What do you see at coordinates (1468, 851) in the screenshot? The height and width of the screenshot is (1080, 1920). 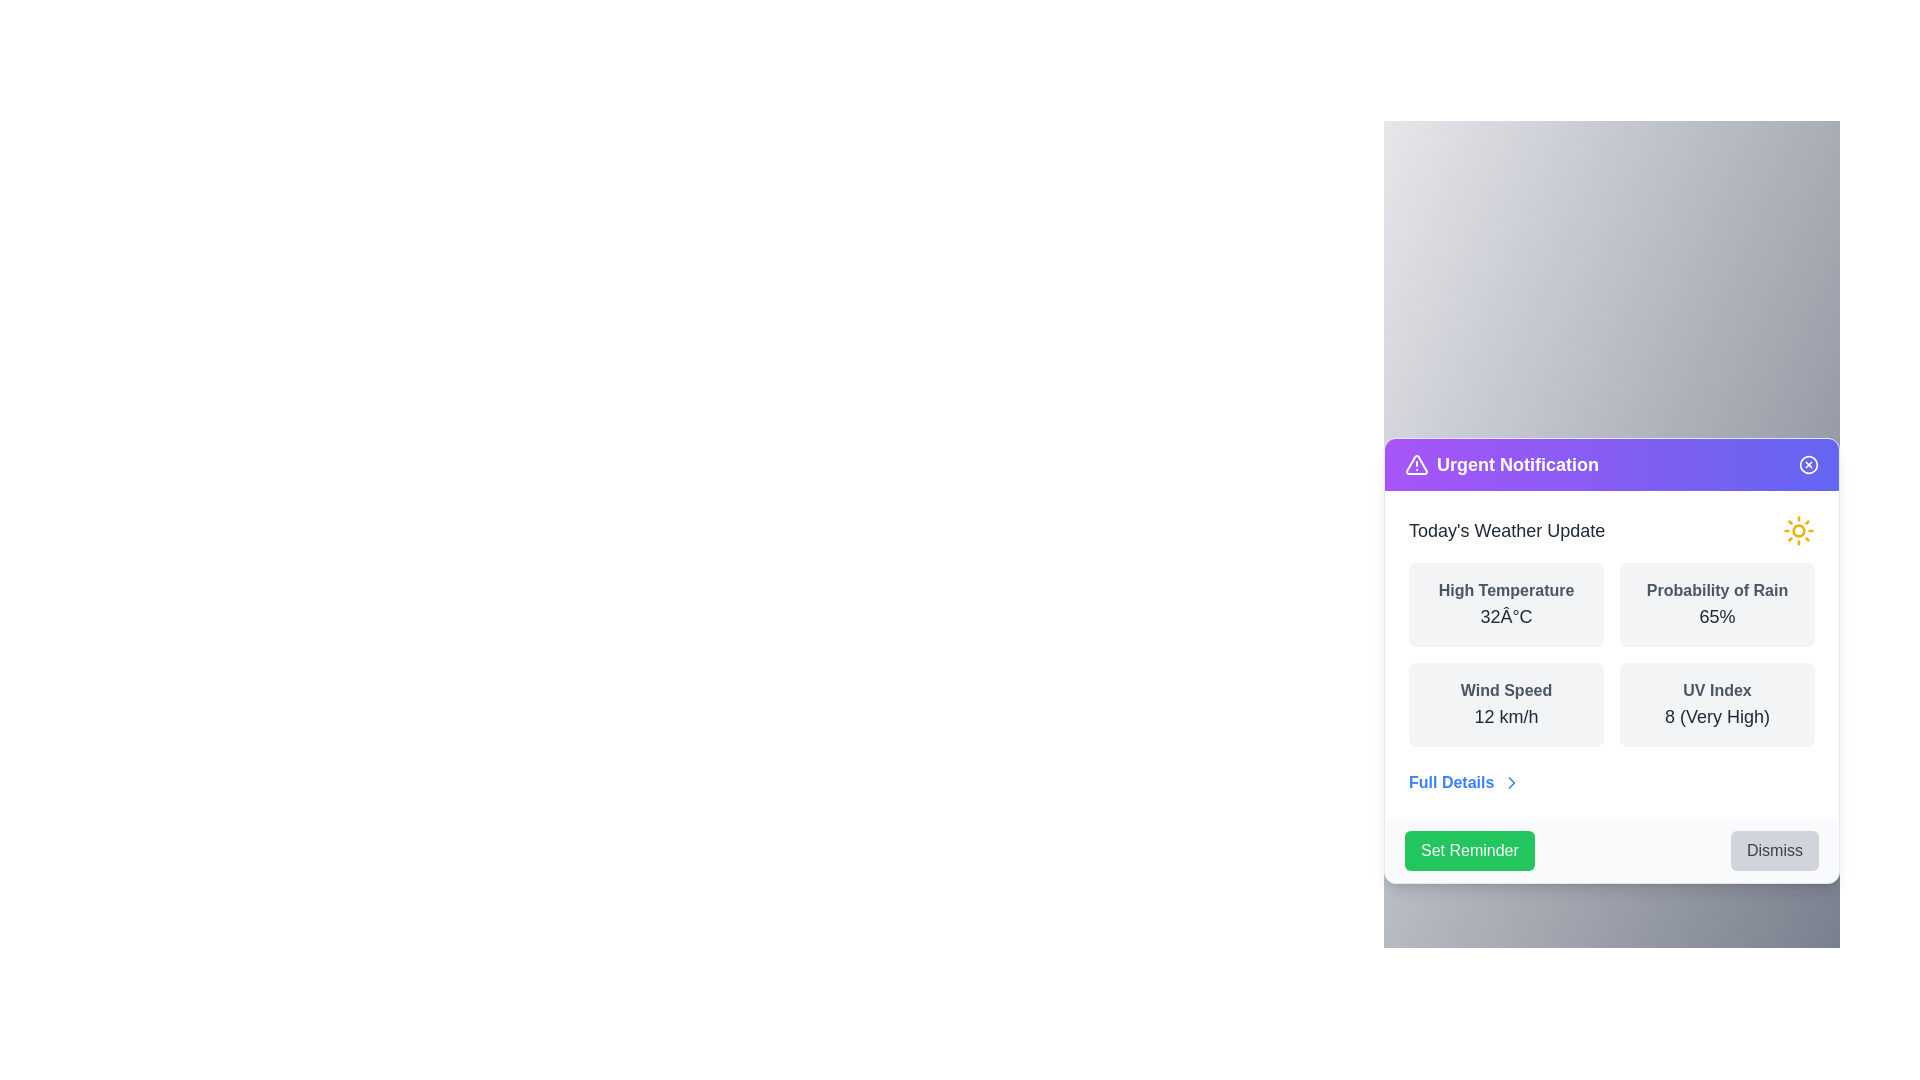 I see `the 'Set Reminder' button located at the bottom of the notification panel, positioned to the left of the 'Dismiss' button` at bounding box center [1468, 851].